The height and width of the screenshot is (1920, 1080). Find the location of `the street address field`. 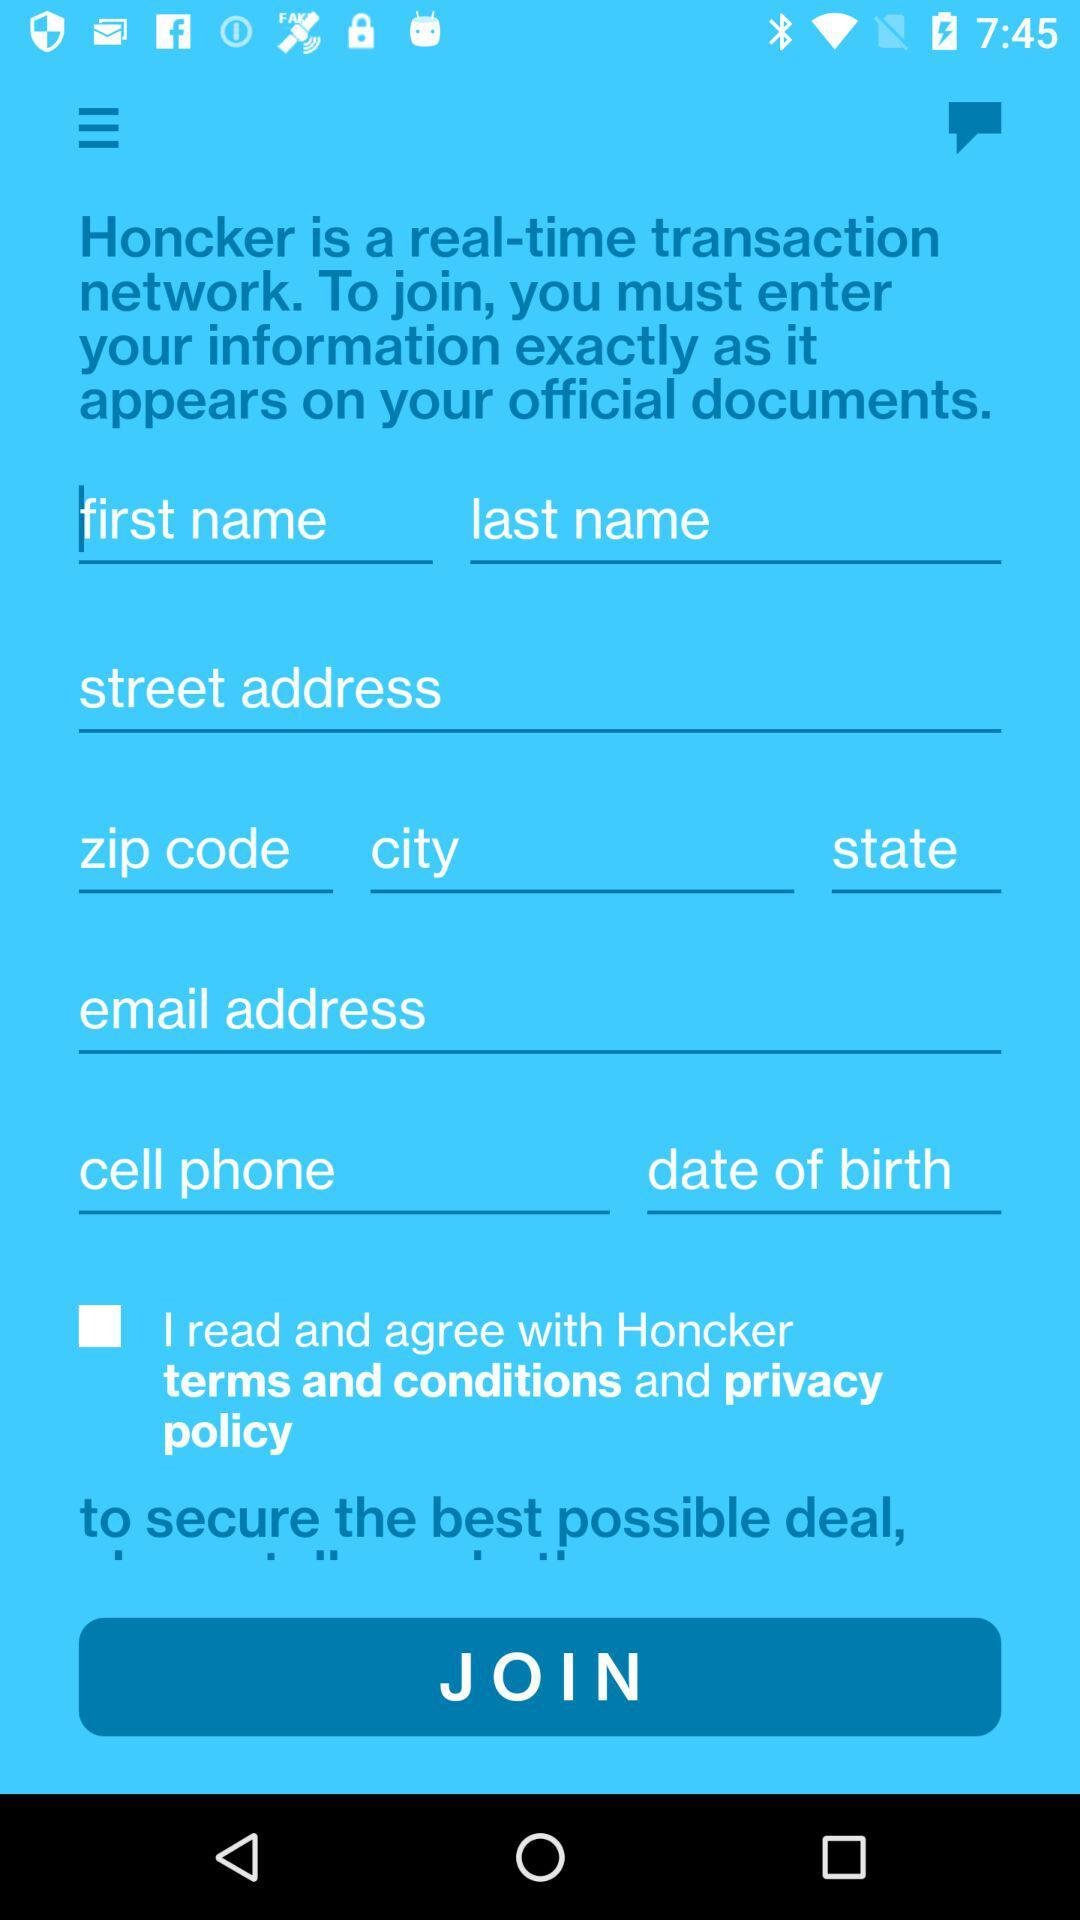

the street address field is located at coordinates (540, 720).